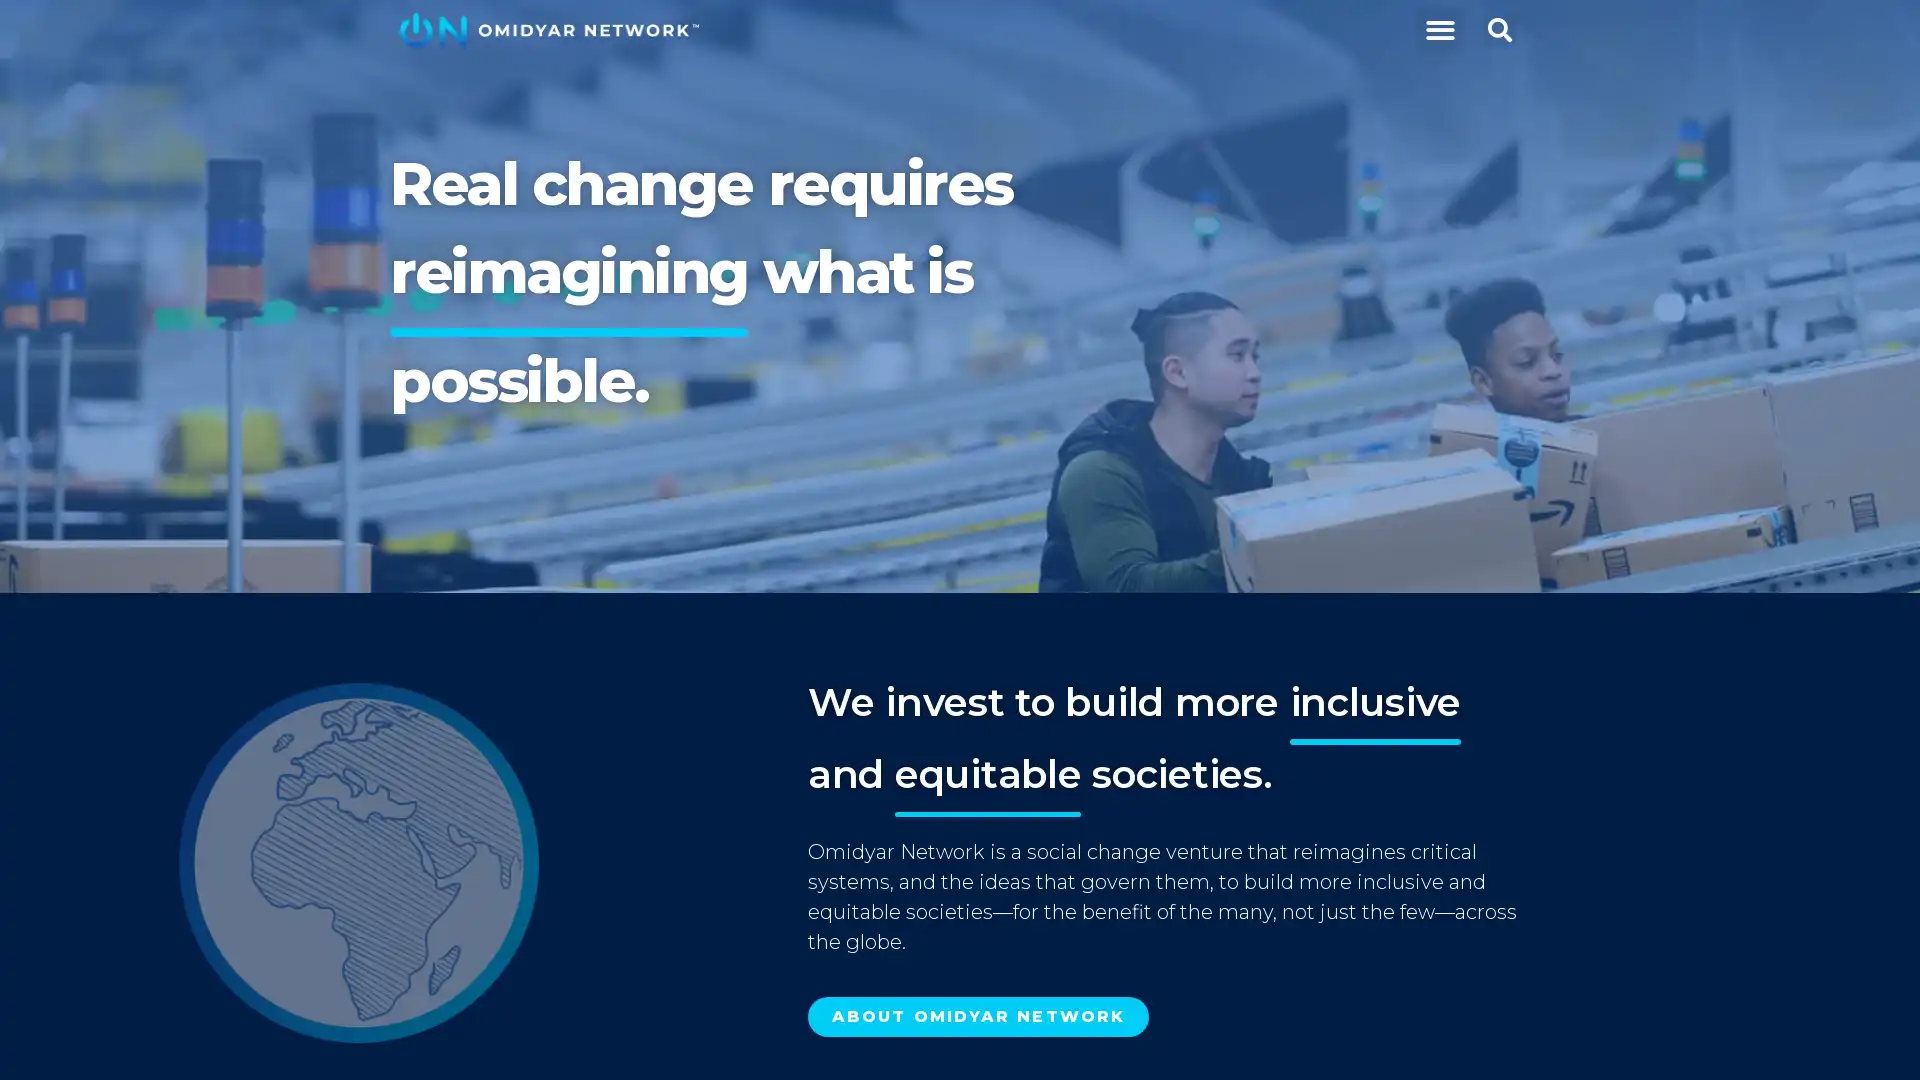 Image resolution: width=1920 pixels, height=1080 pixels. What do you see at coordinates (1438, 30) in the screenshot?
I see `Menu Toggle` at bounding box center [1438, 30].